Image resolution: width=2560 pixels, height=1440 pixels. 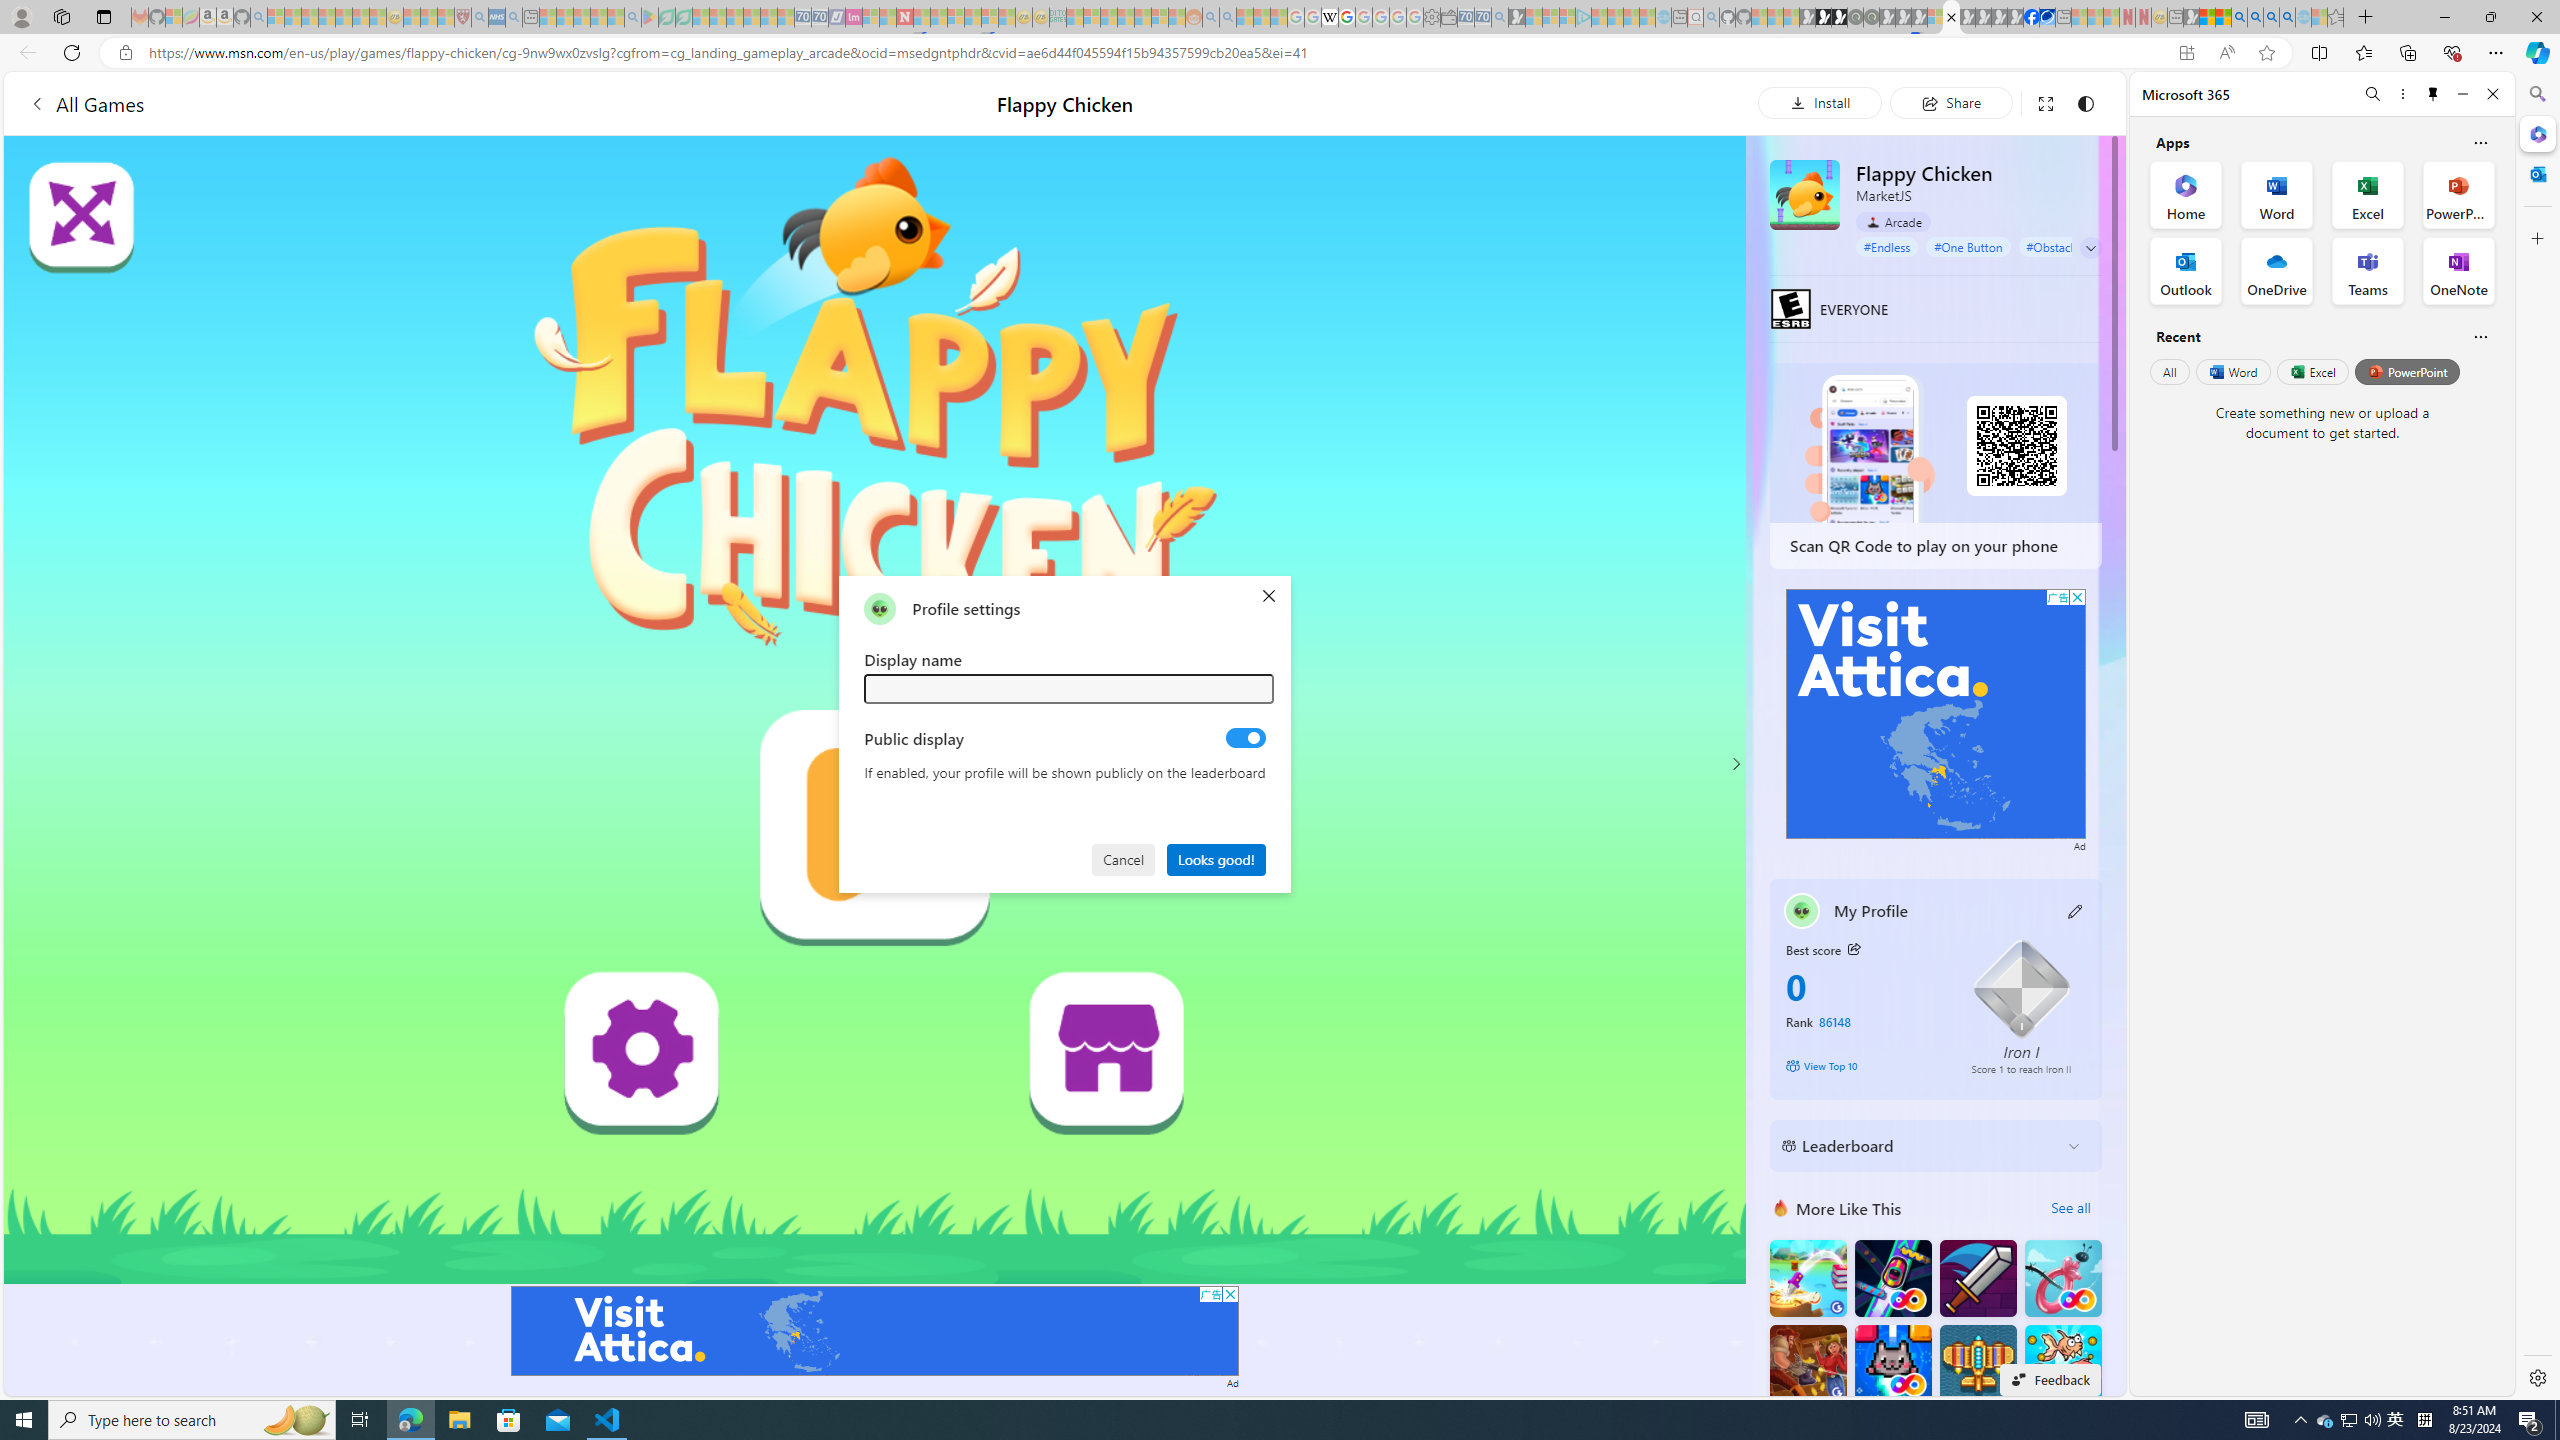 What do you see at coordinates (2237, 16) in the screenshot?
I see `'Bing AI - Search'` at bounding box center [2237, 16].